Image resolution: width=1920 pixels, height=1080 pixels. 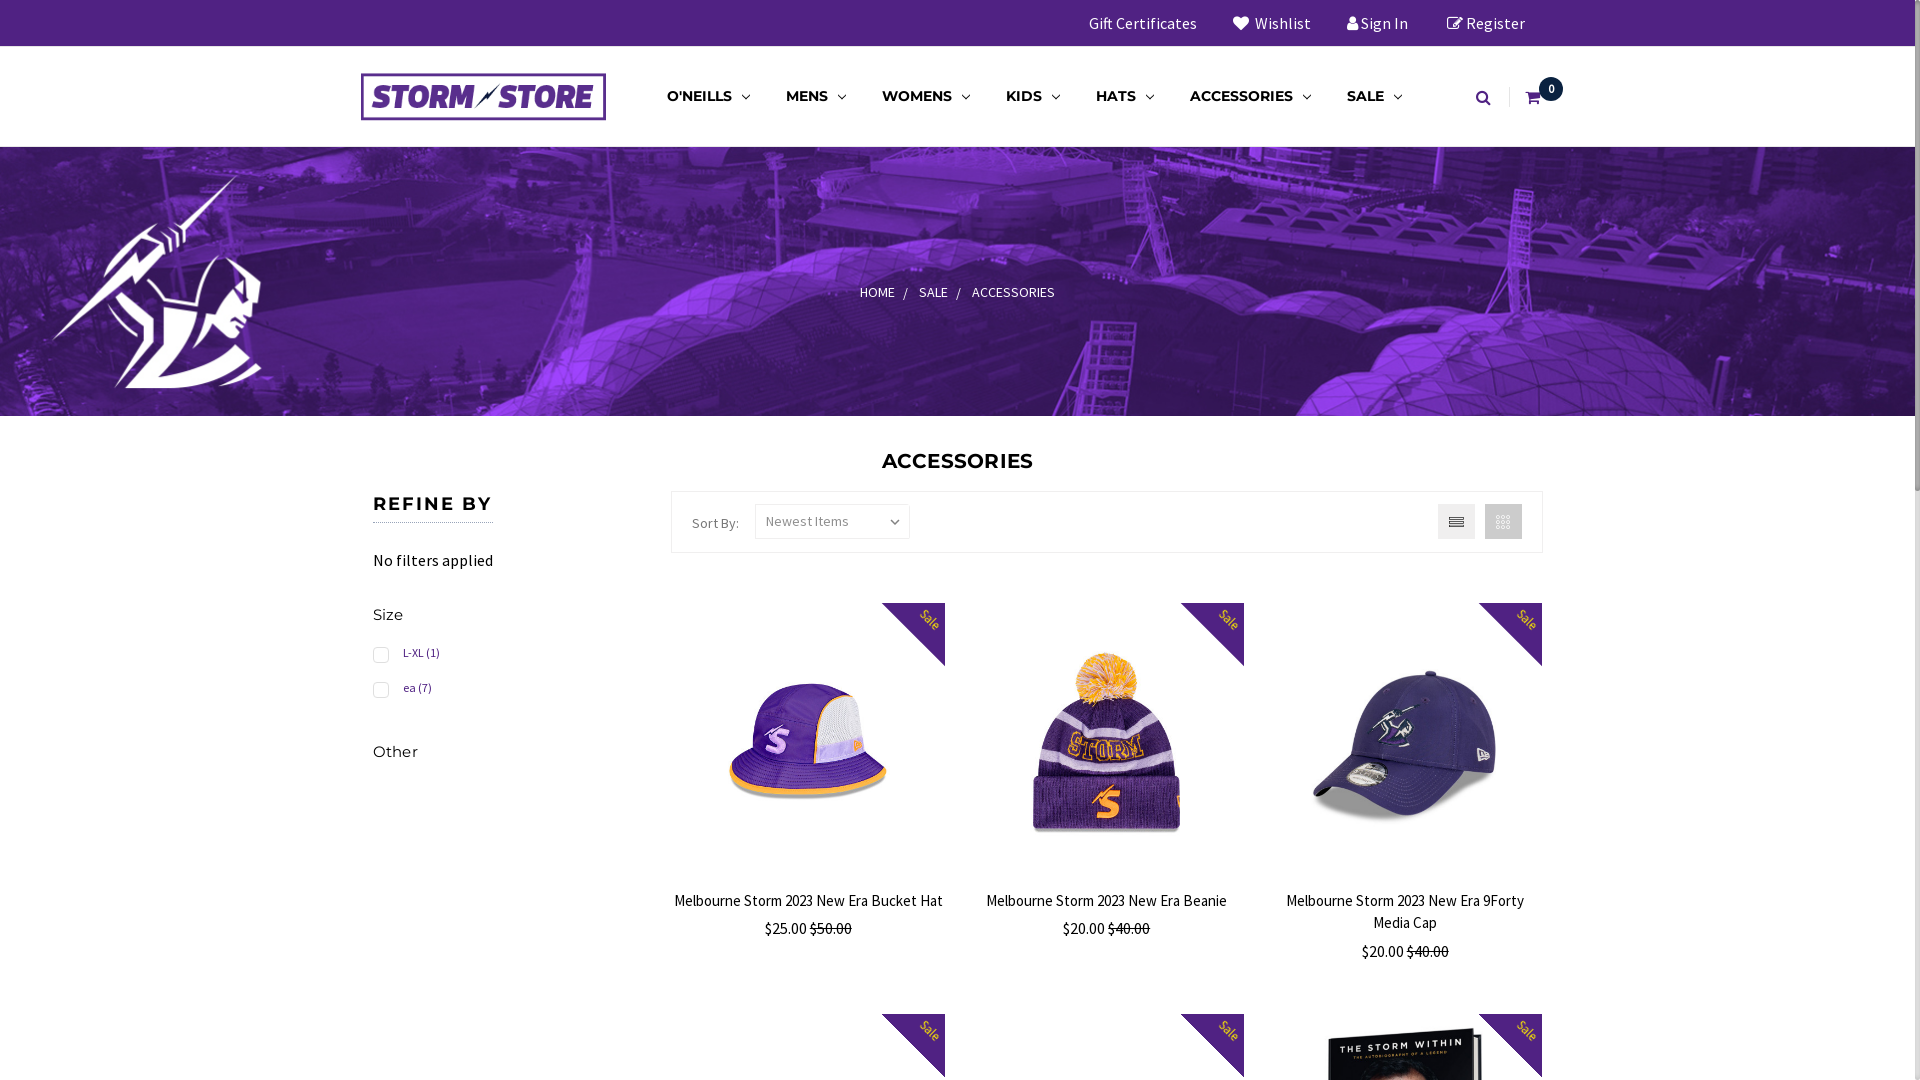 What do you see at coordinates (1270, 23) in the screenshot?
I see `'Wishlist'` at bounding box center [1270, 23].